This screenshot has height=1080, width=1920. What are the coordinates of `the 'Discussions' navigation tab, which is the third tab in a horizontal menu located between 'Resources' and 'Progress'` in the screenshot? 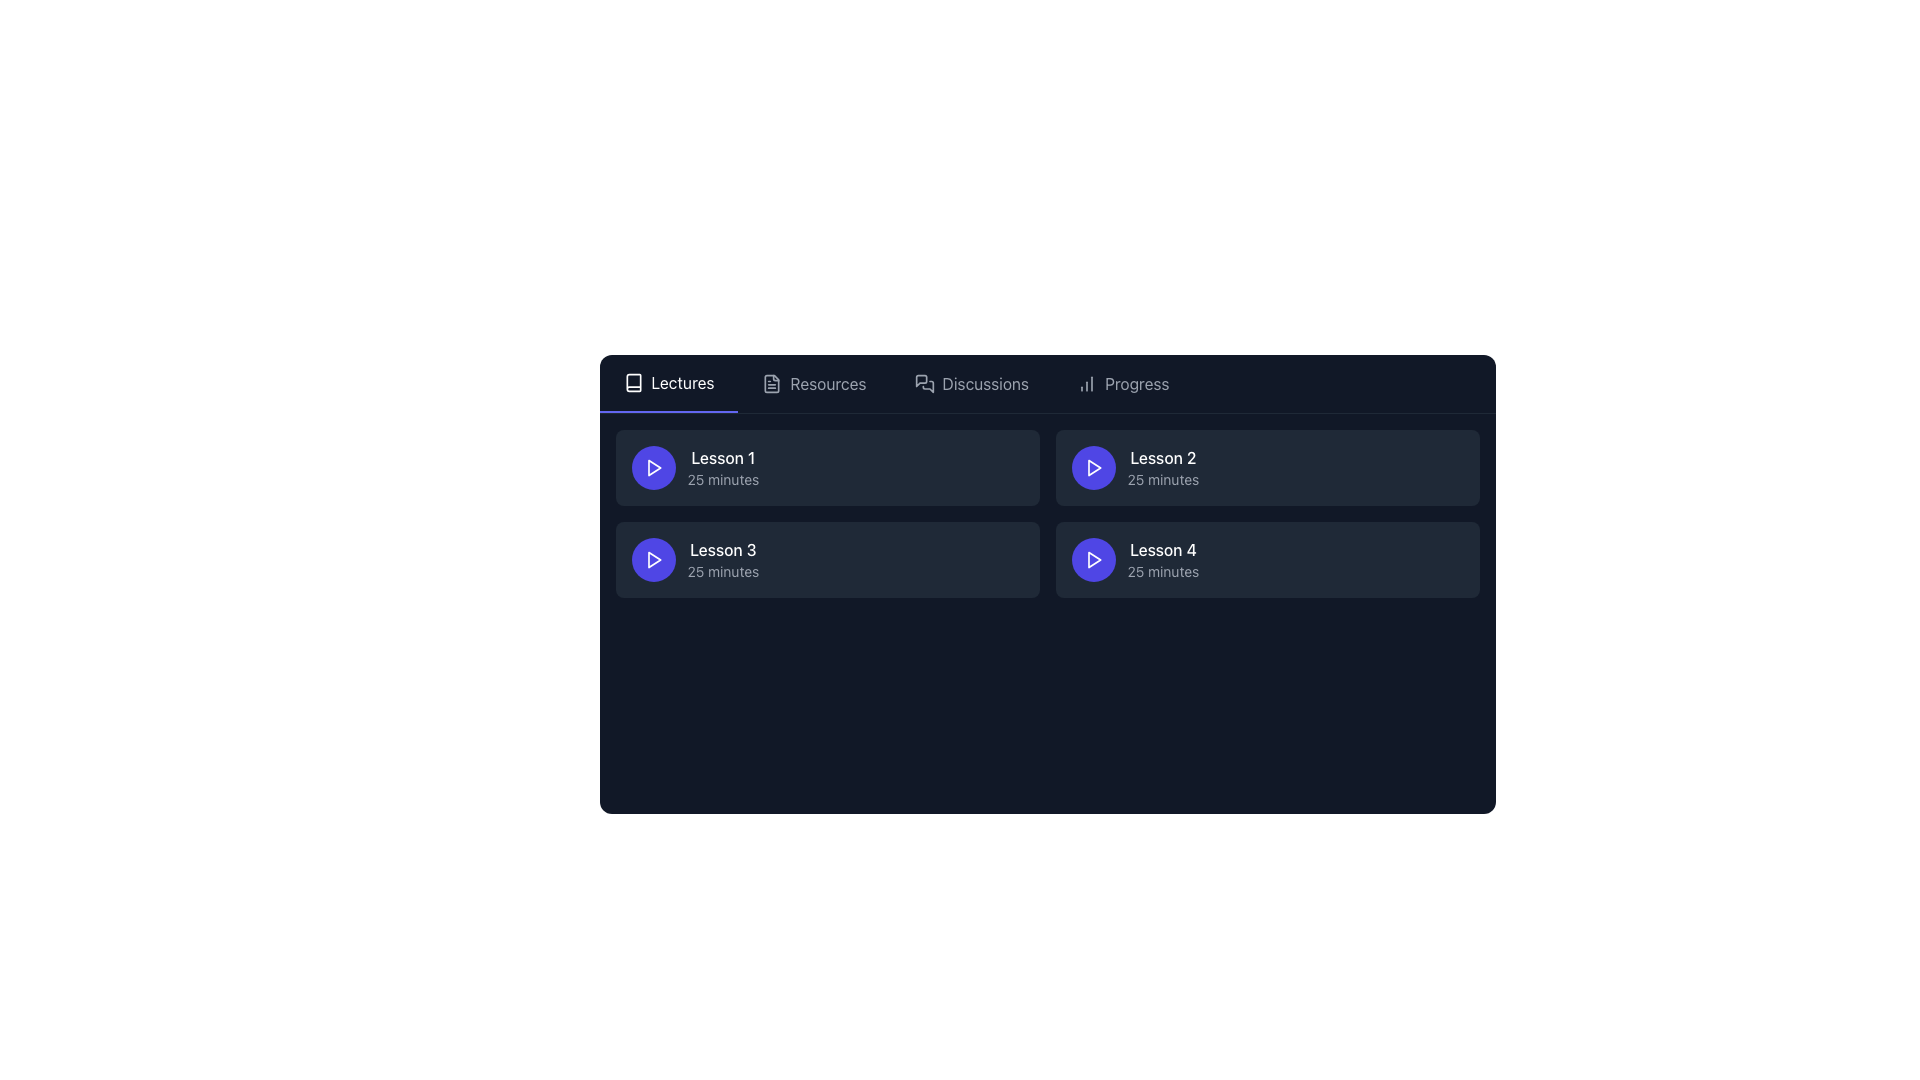 It's located at (985, 384).